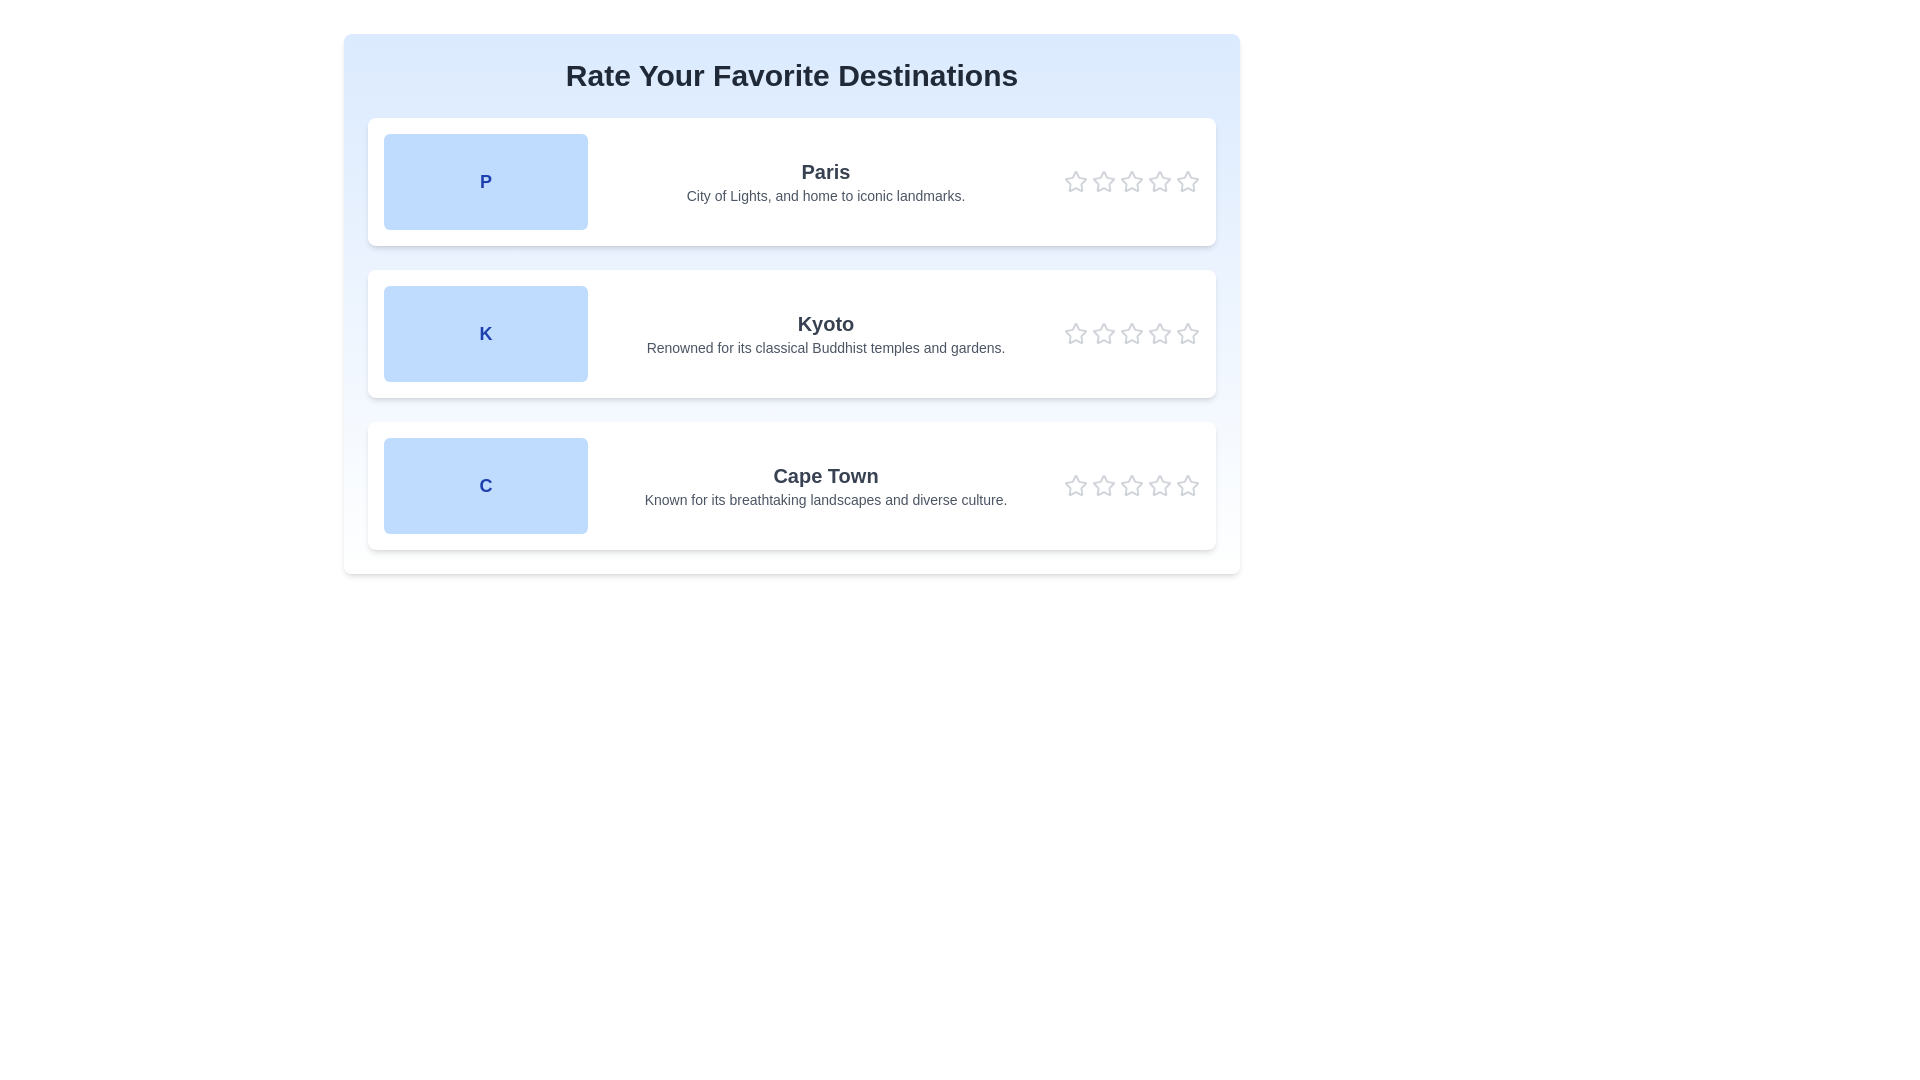 This screenshot has width=1920, height=1080. What do you see at coordinates (1188, 486) in the screenshot?
I see `the fifth star icon in the rating system to assign a rating to the item labeled 'Cape Town'` at bounding box center [1188, 486].